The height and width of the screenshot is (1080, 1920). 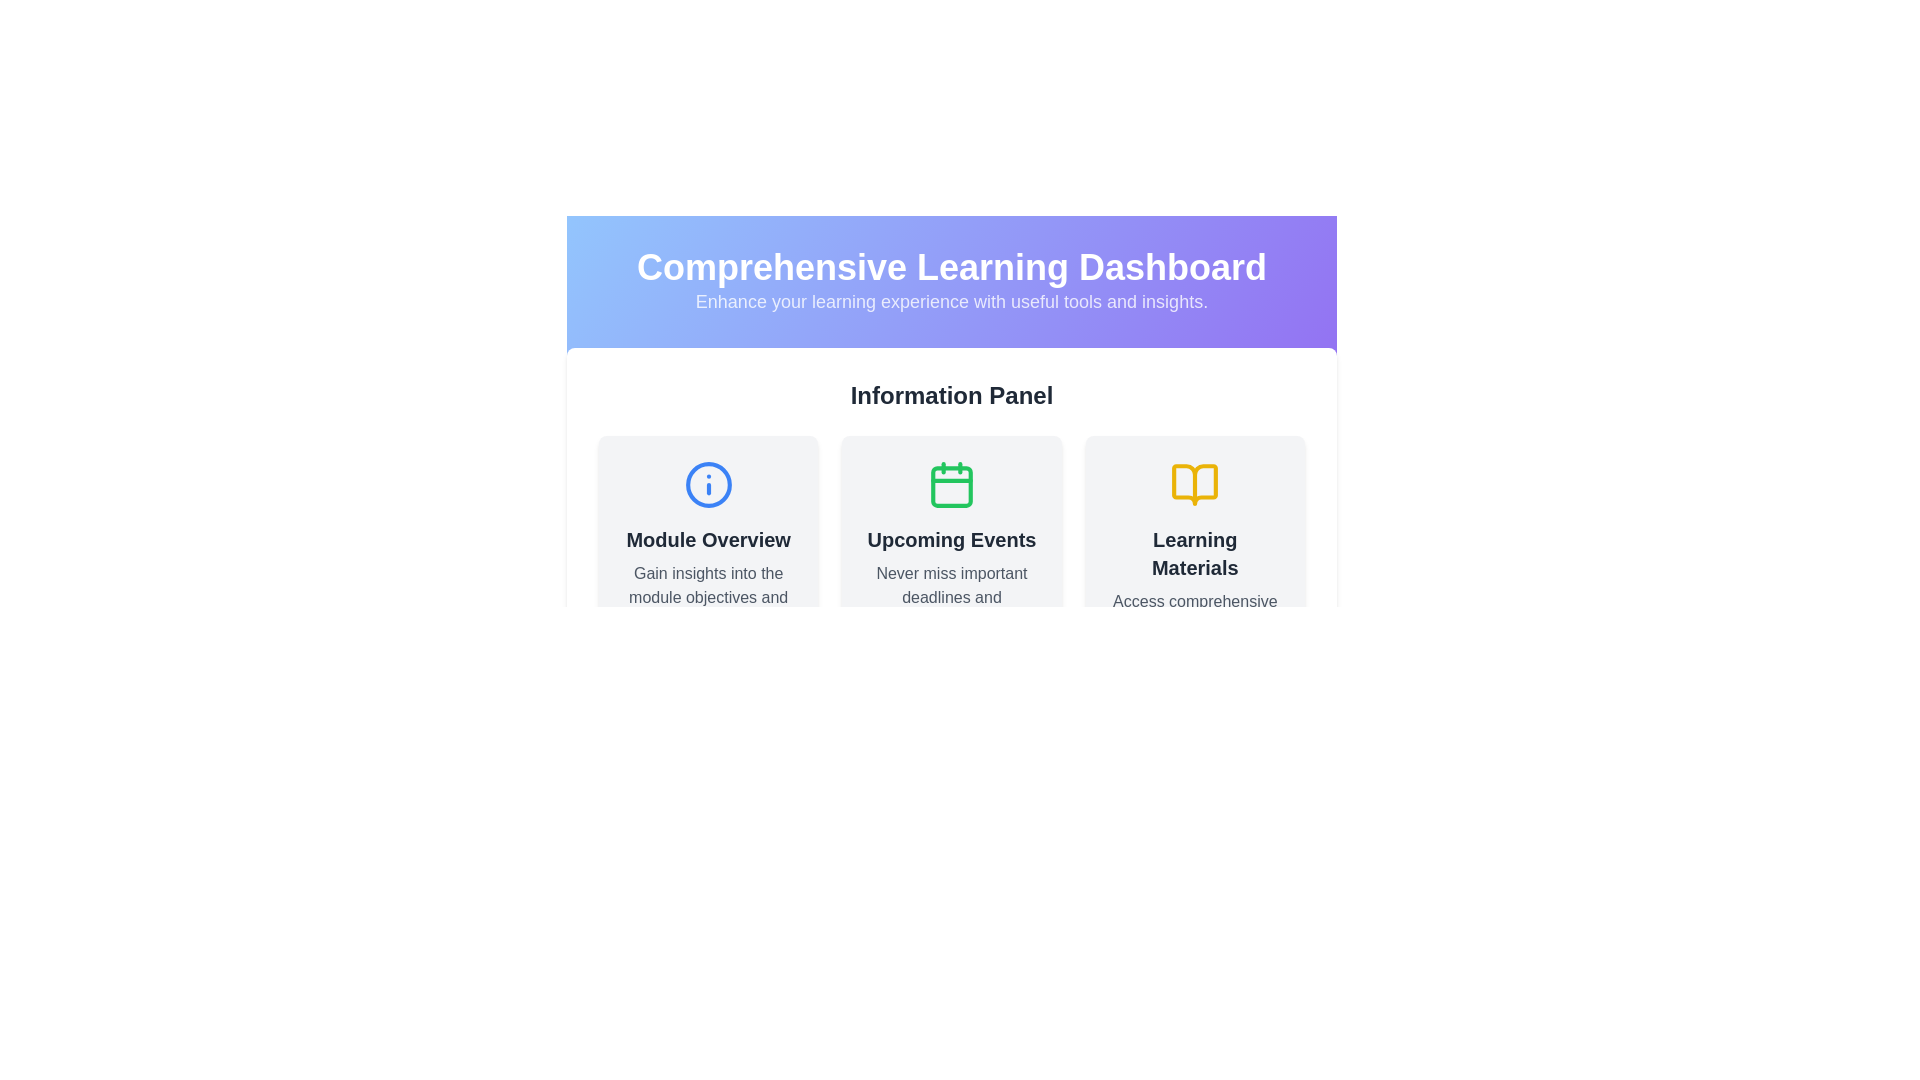 I want to click on the heading displaying 'Comprehensive Learning Dashboard', so click(x=950, y=266).